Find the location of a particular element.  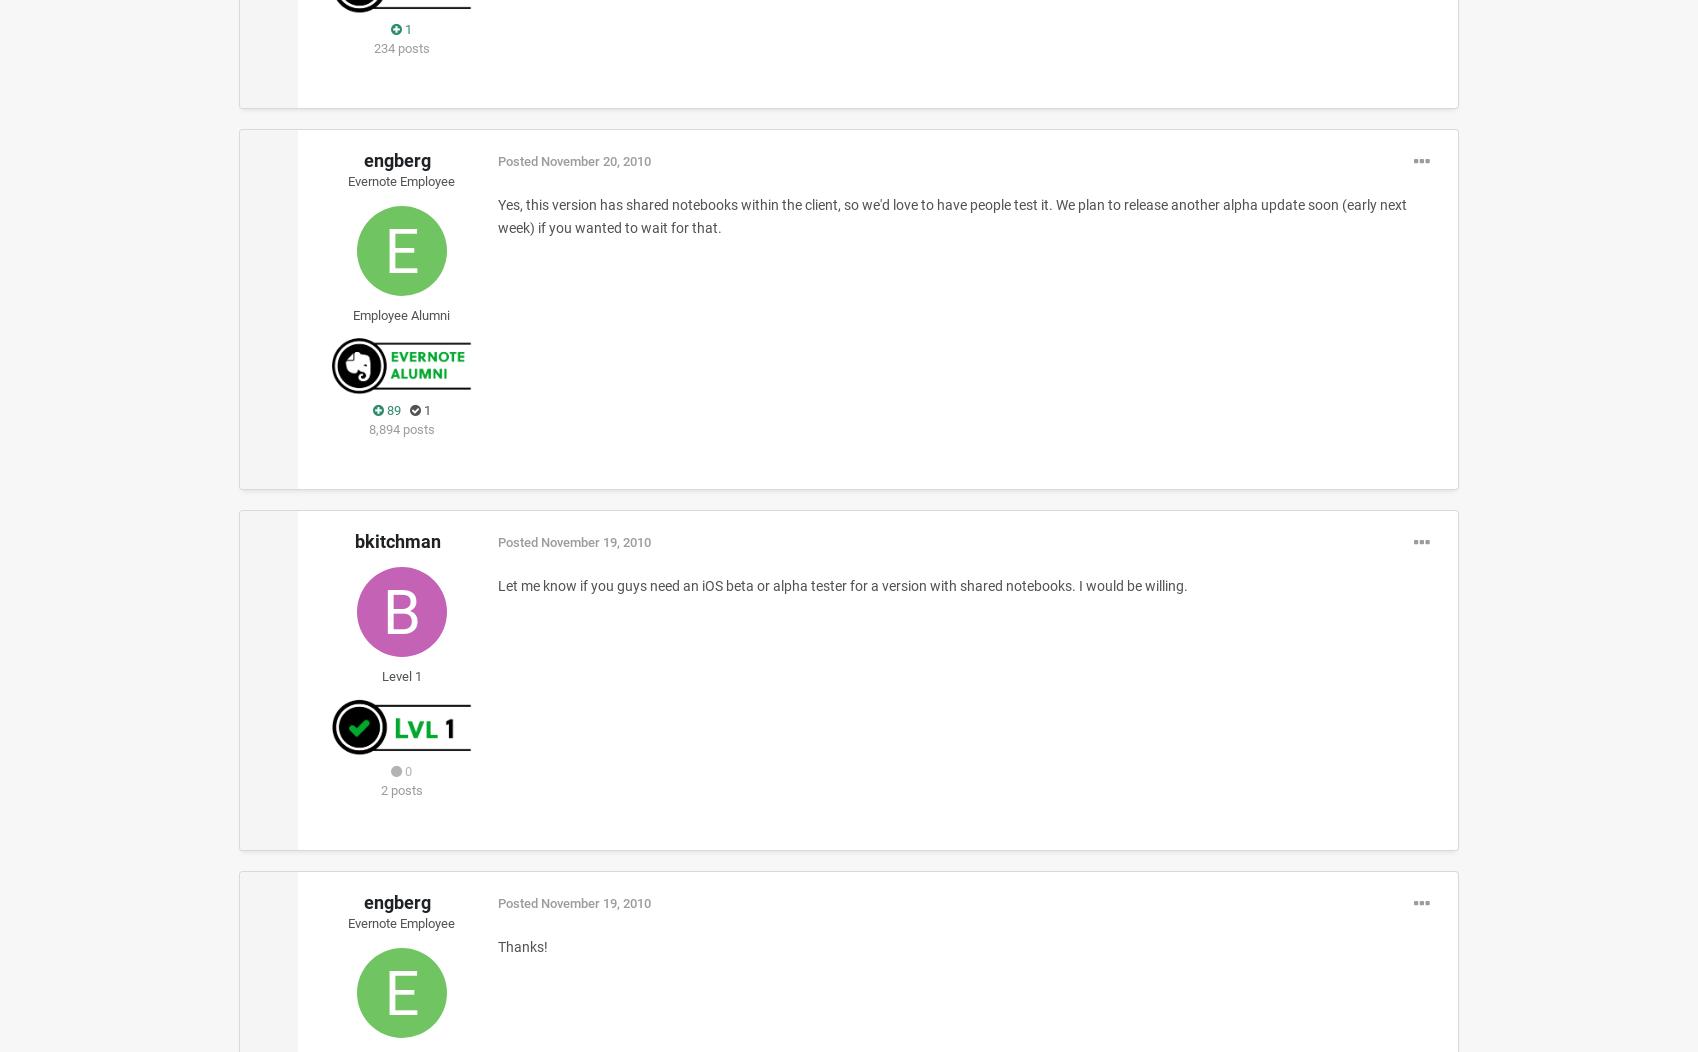

'Yes, this version has shared notebooks within the client, so we'd love to have people test it.  We plan to release another alpha update soon (early next week) if you wanted to wait for that.' is located at coordinates (950, 215).